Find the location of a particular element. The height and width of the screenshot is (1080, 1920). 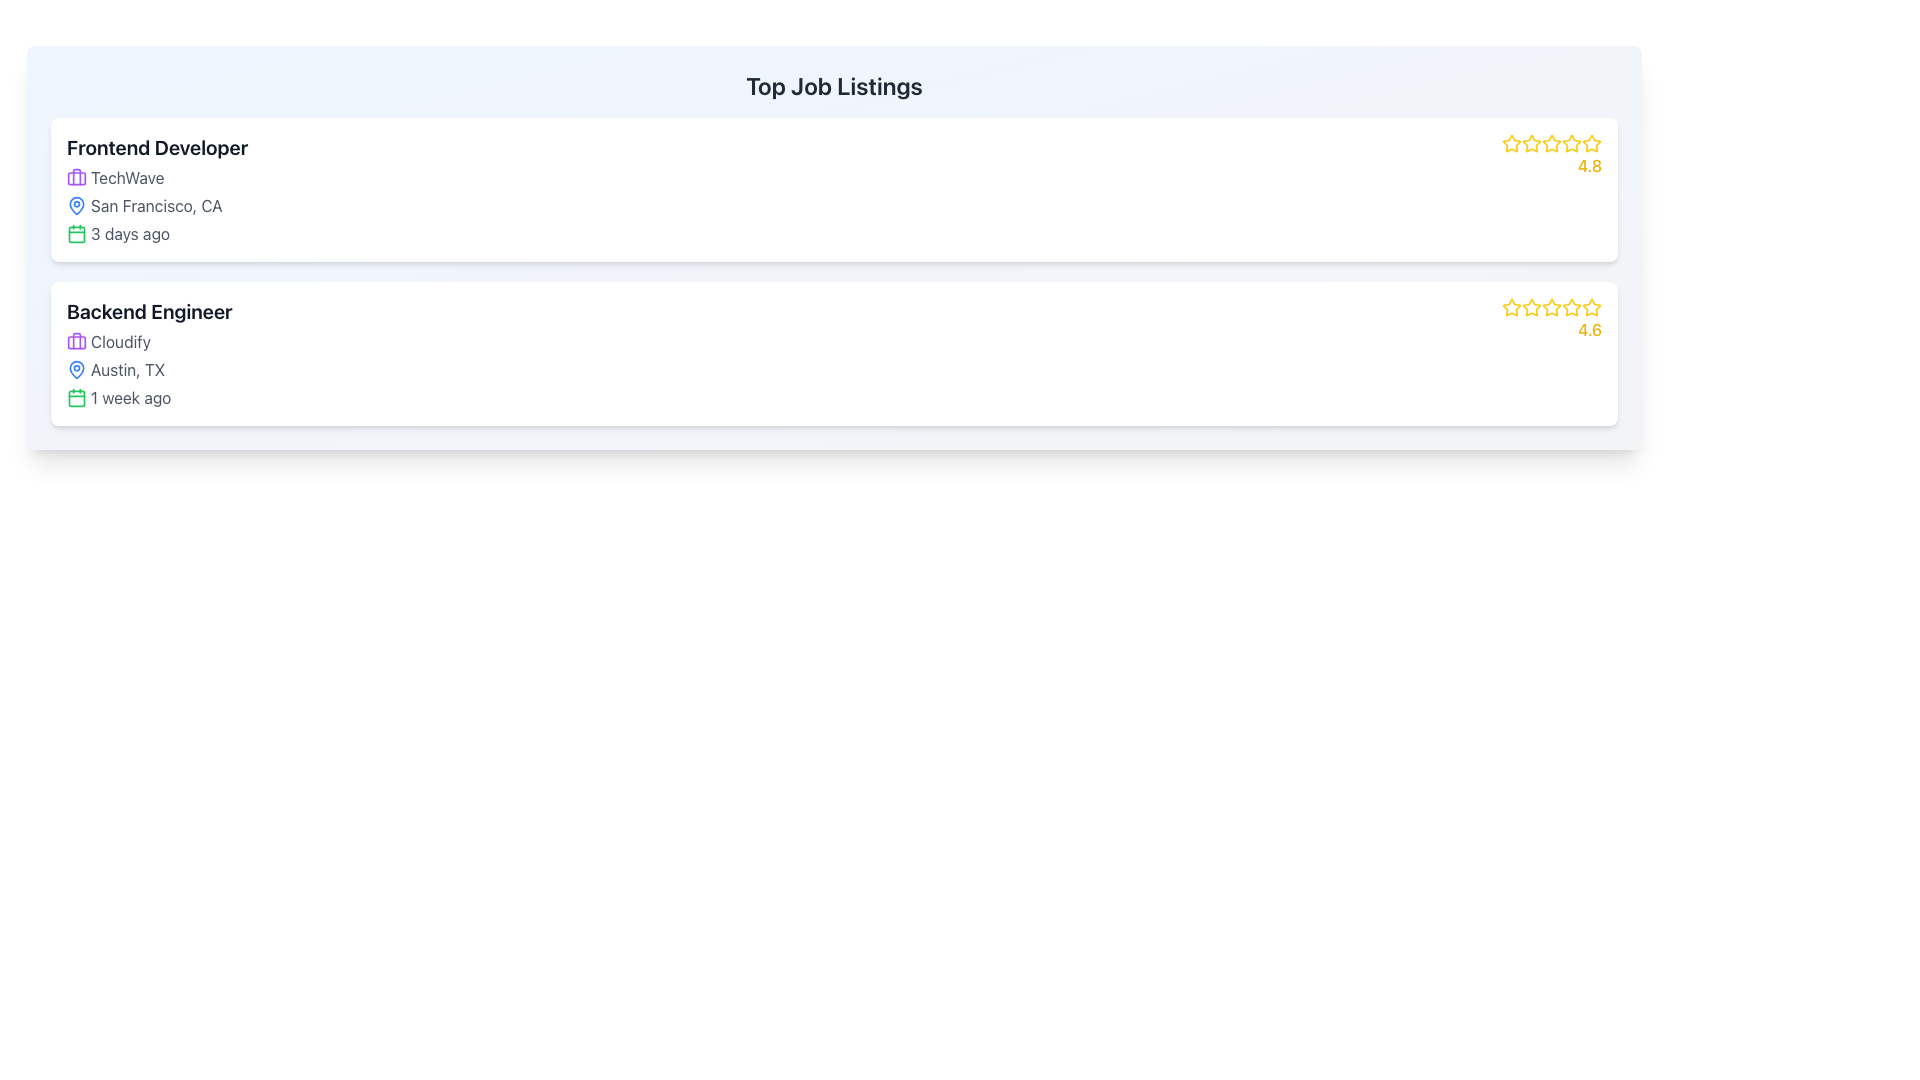

the icon representing 'Cloudify' located to the immediate left of the employer name in the second job listing titled 'Backend Engineer' is located at coordinates (76, 341).